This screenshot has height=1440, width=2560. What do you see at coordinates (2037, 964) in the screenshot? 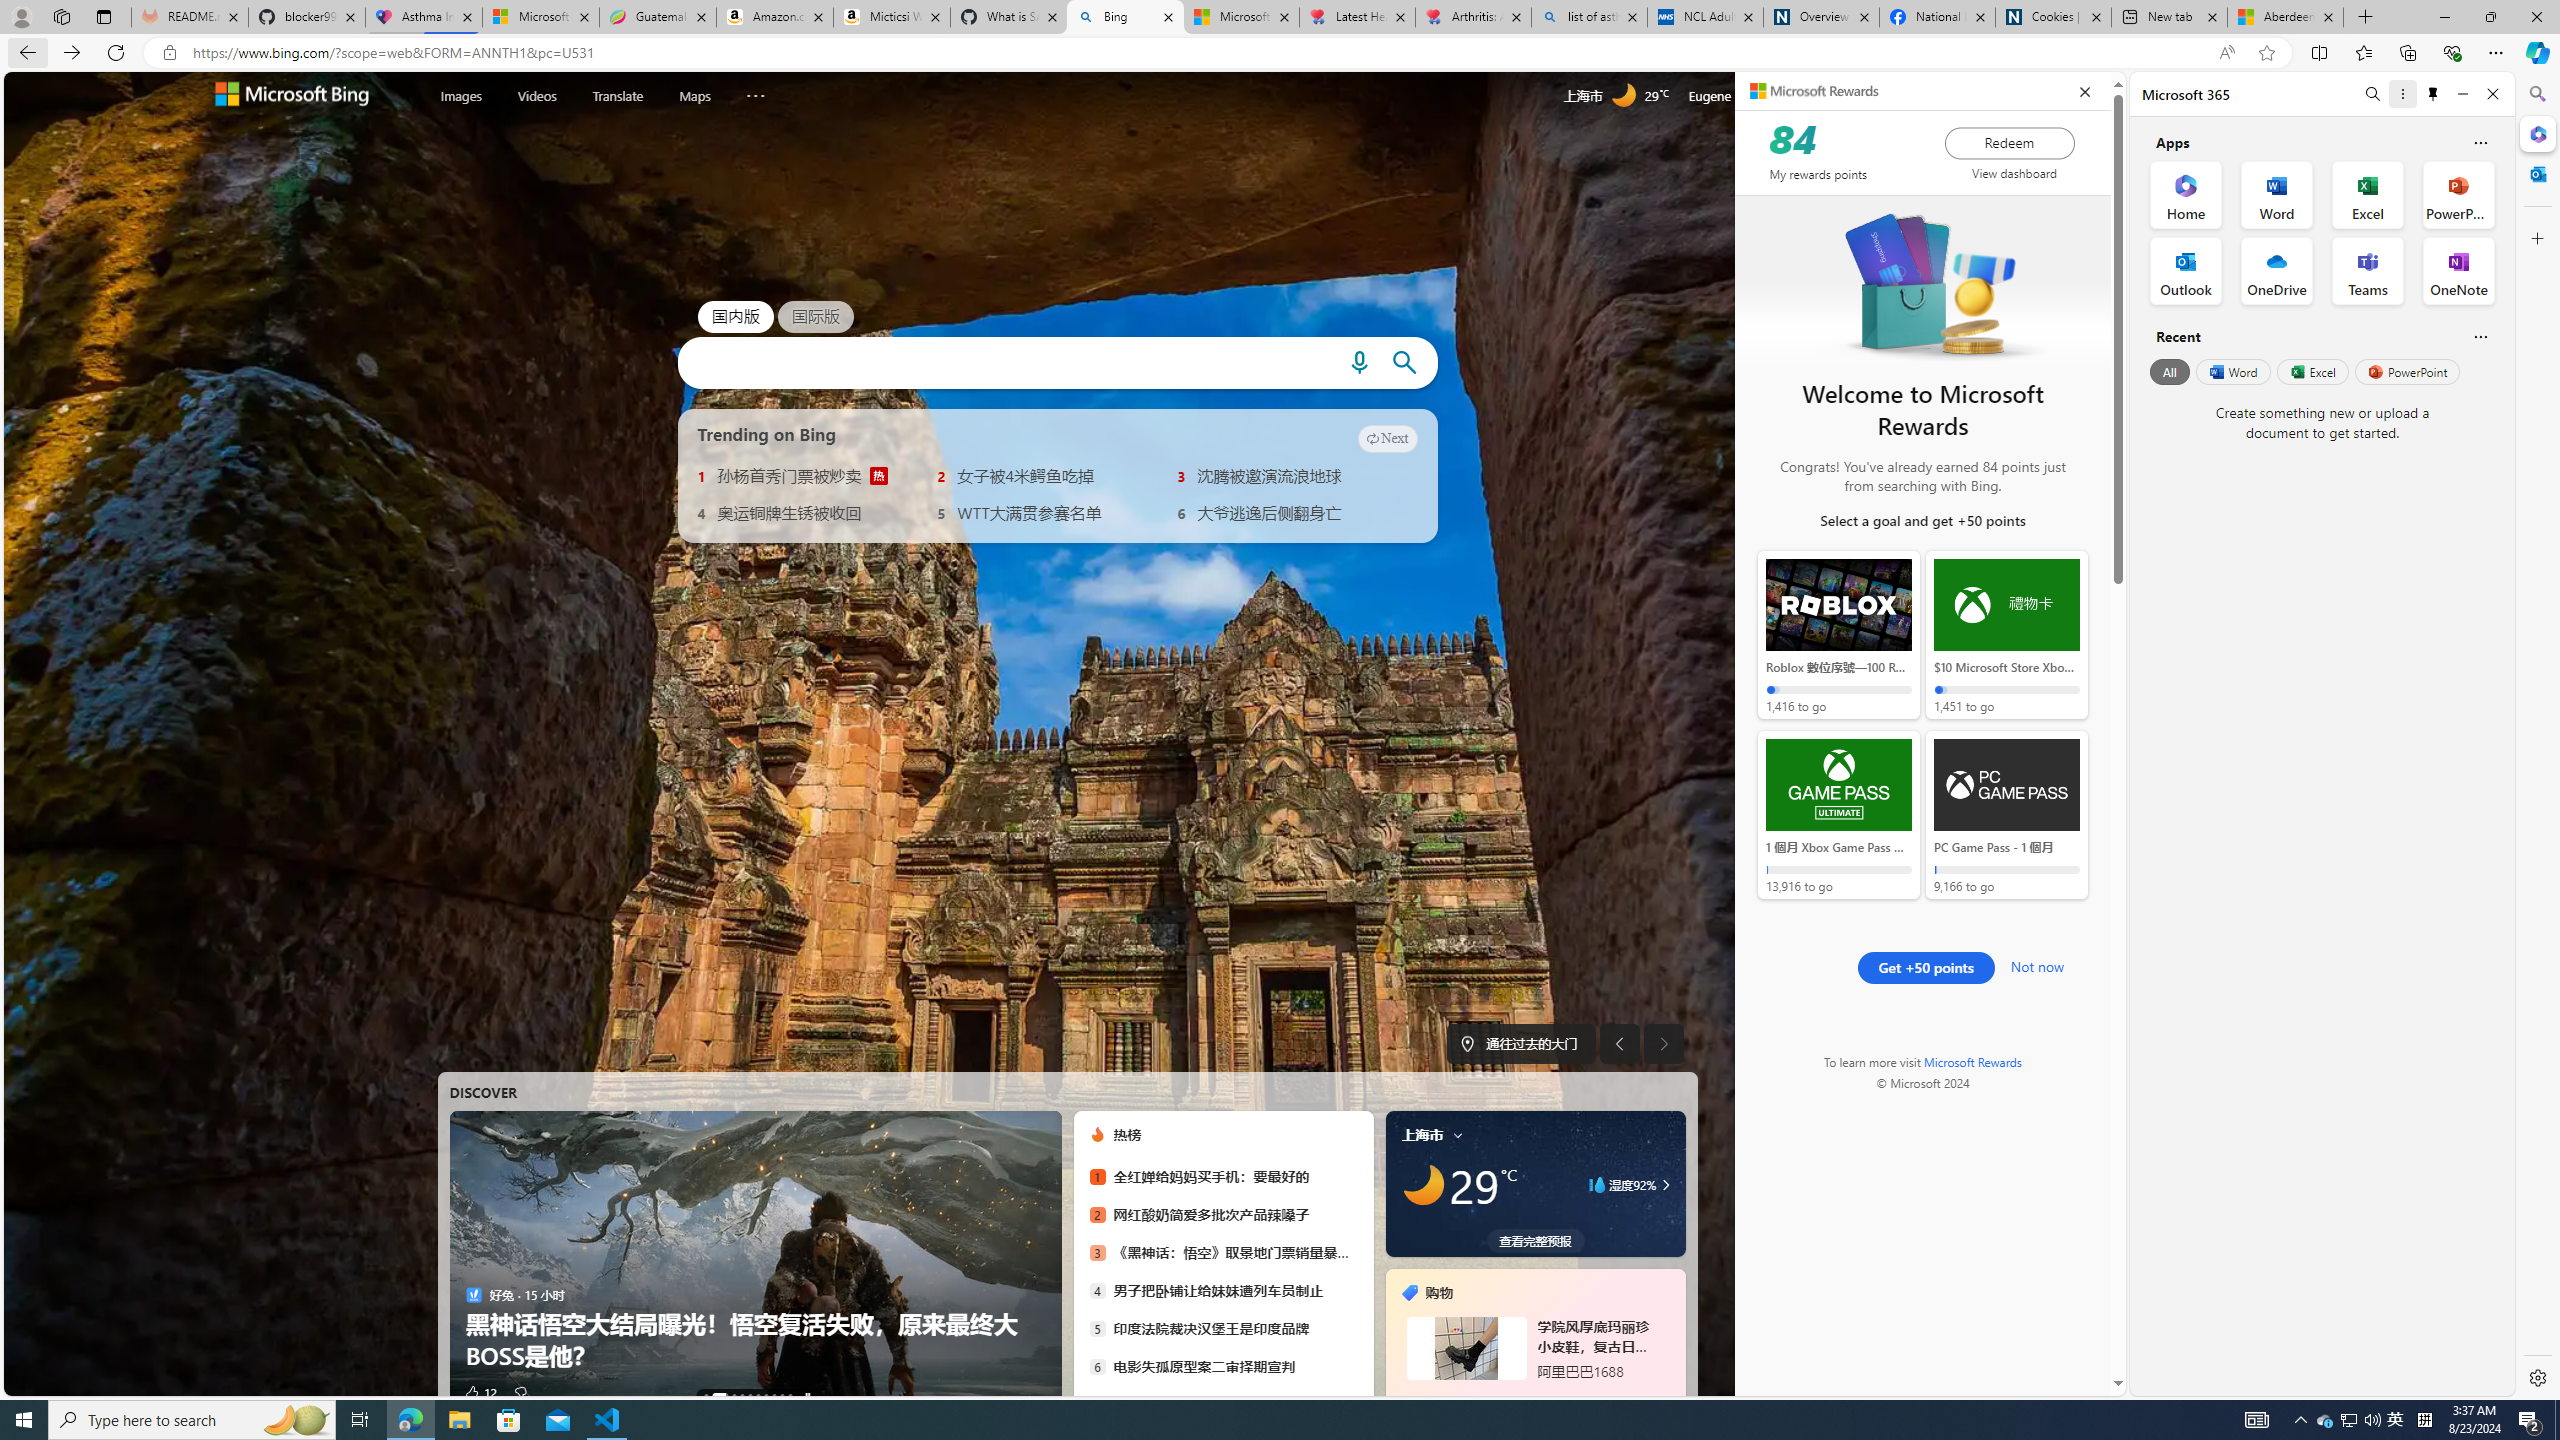
I see `'Not now'` at bounding box center [2037, 964].